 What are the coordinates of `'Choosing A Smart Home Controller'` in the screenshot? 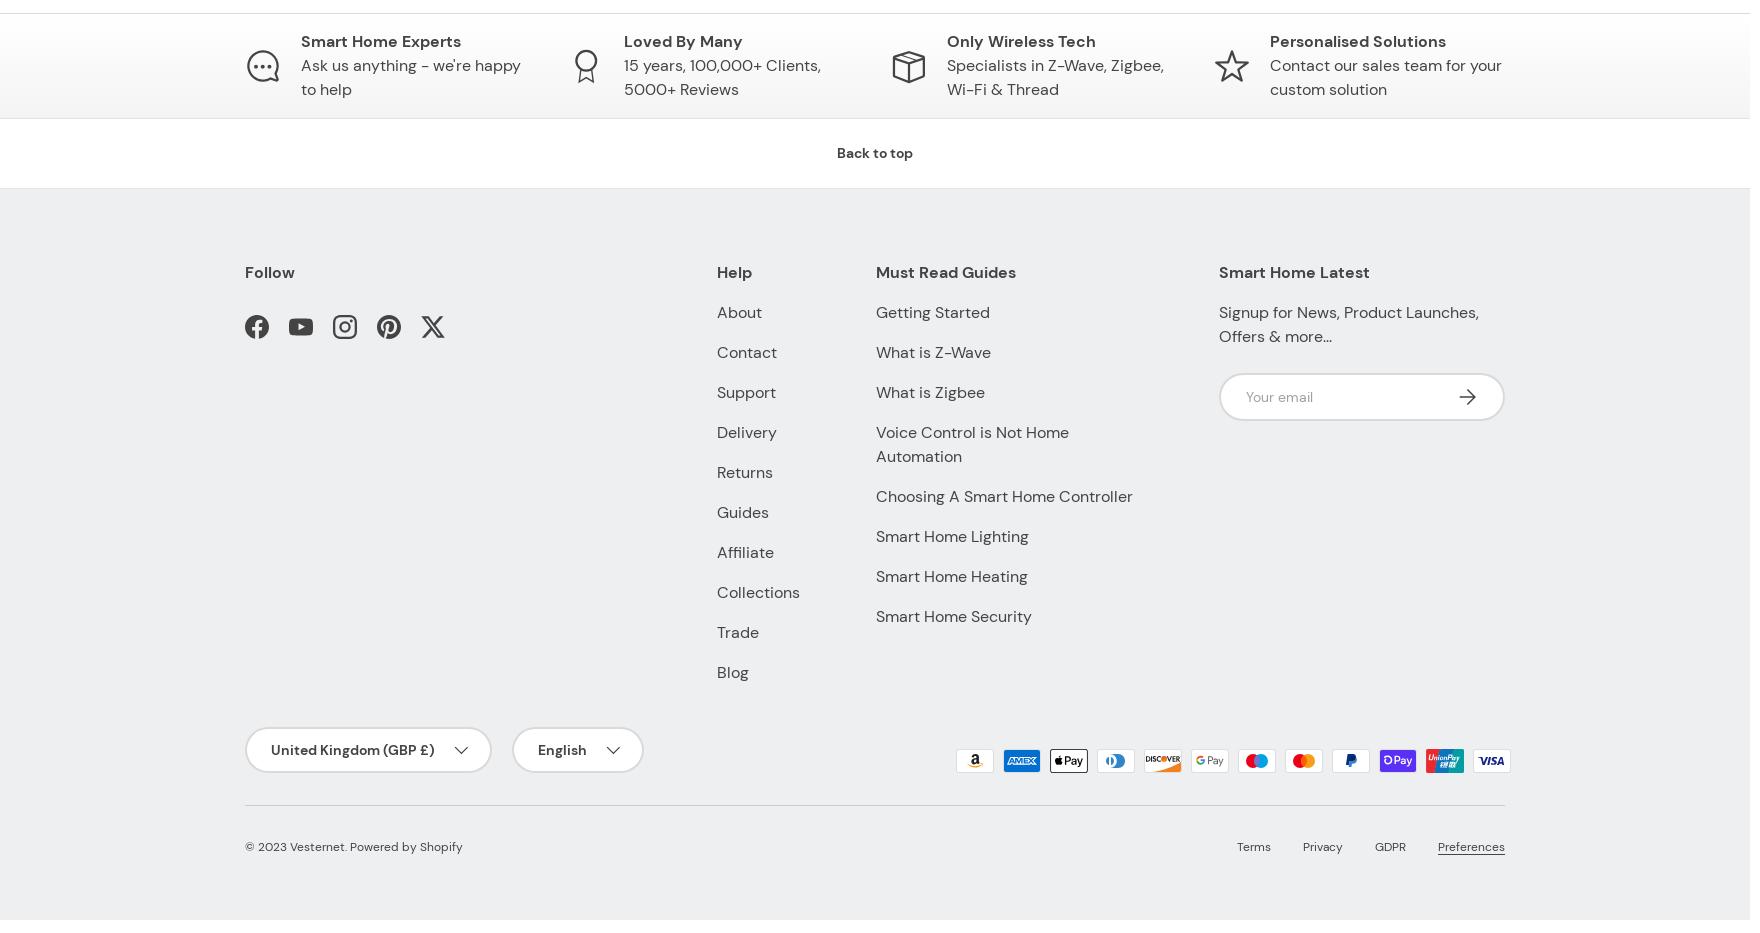 It's located at (874, 496).